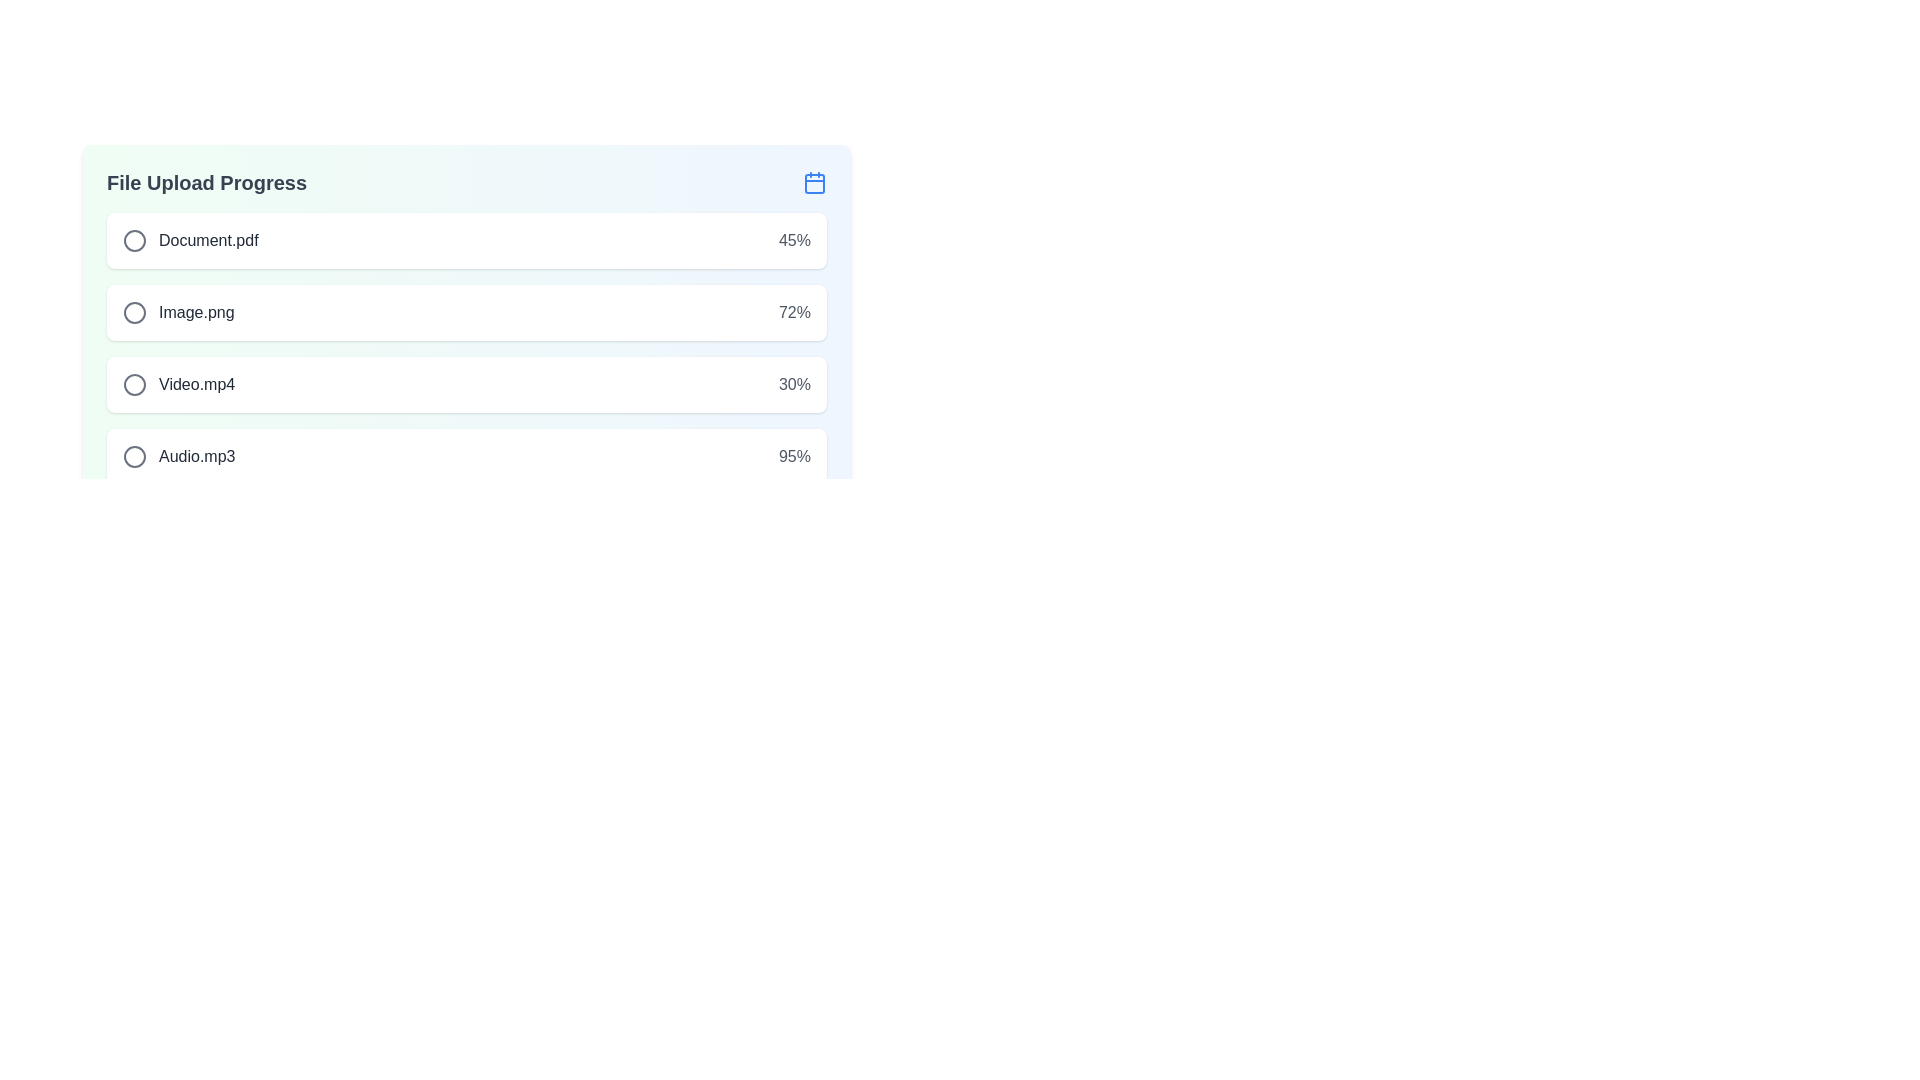  I want to click on the second file upload entry in the 'File Upload Progress' list, which displays the file name and upload progress percentage, so click(465, 312).